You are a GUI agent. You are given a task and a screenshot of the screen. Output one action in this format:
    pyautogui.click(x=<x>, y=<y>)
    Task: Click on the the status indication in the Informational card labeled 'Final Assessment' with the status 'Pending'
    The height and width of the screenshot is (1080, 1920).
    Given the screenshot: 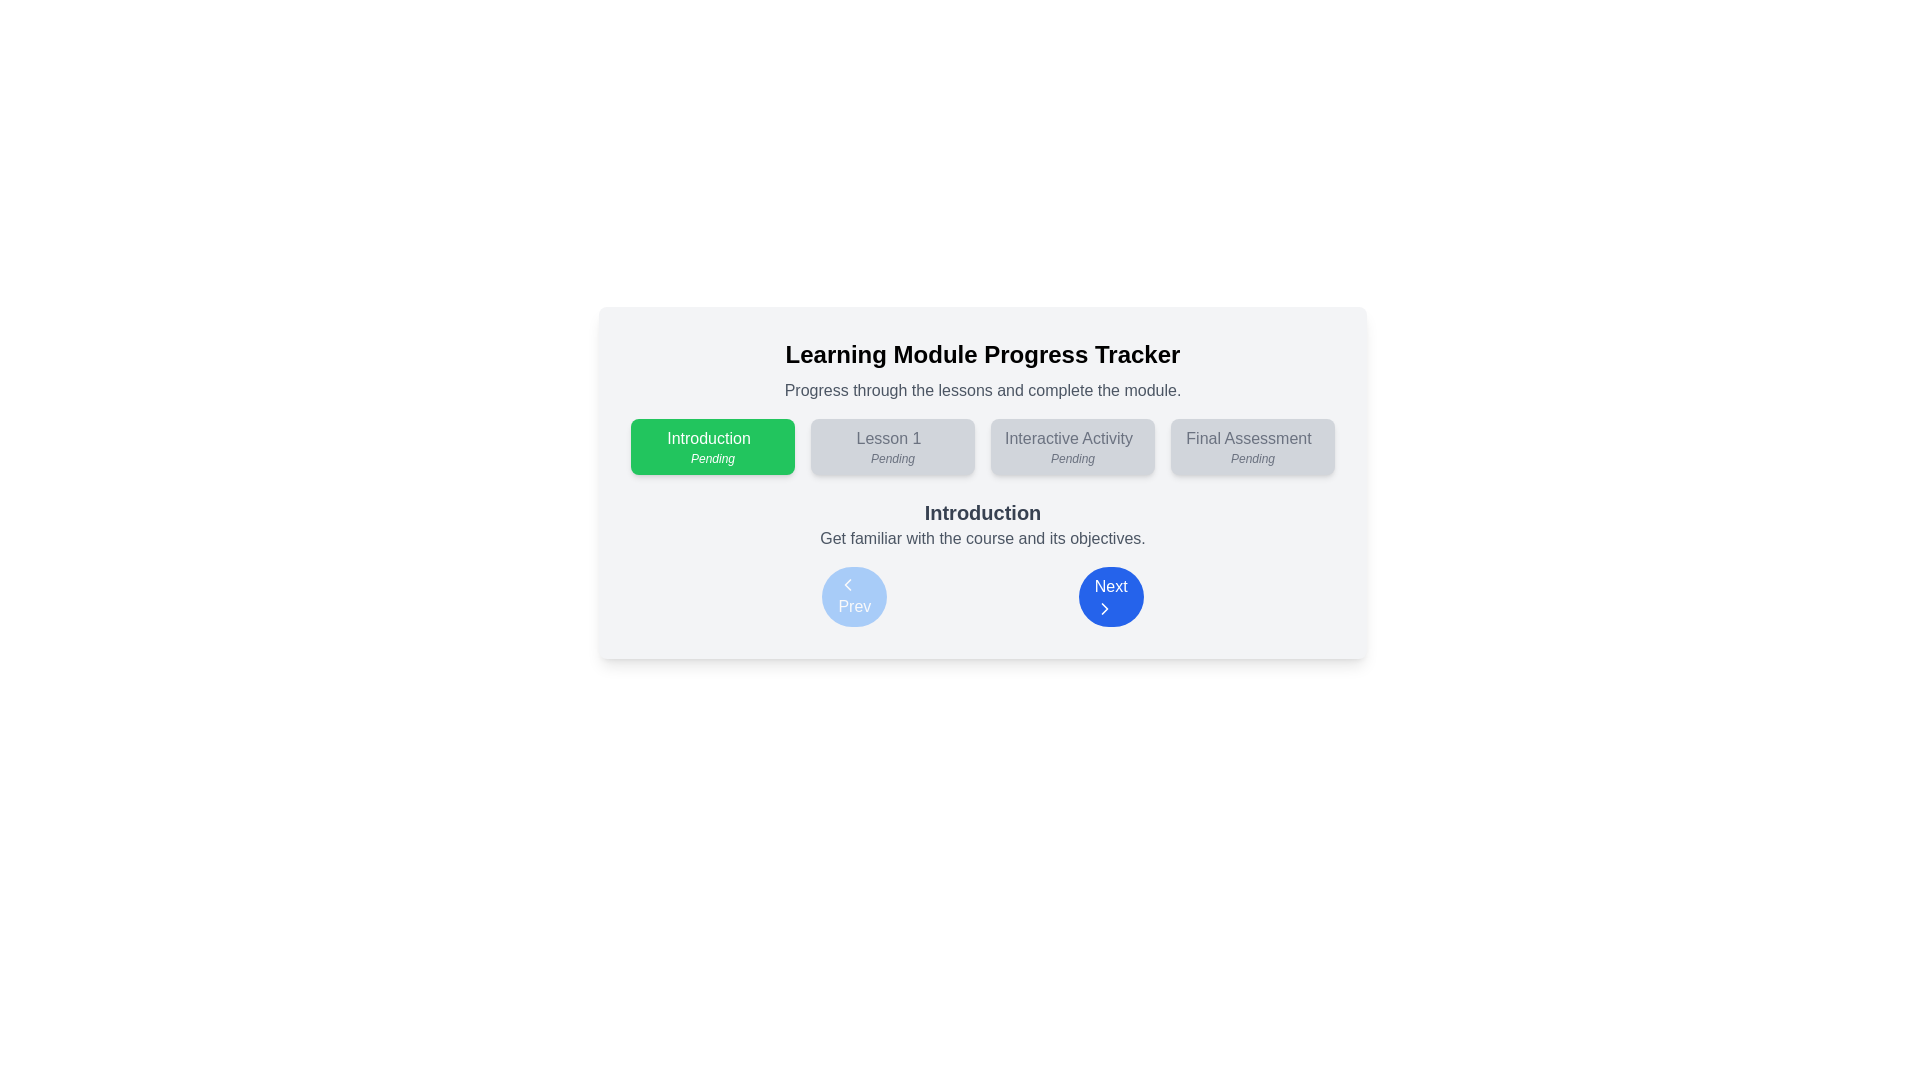 What is the action you would take?
    pyautogui.click(x=1251, y=446)
    